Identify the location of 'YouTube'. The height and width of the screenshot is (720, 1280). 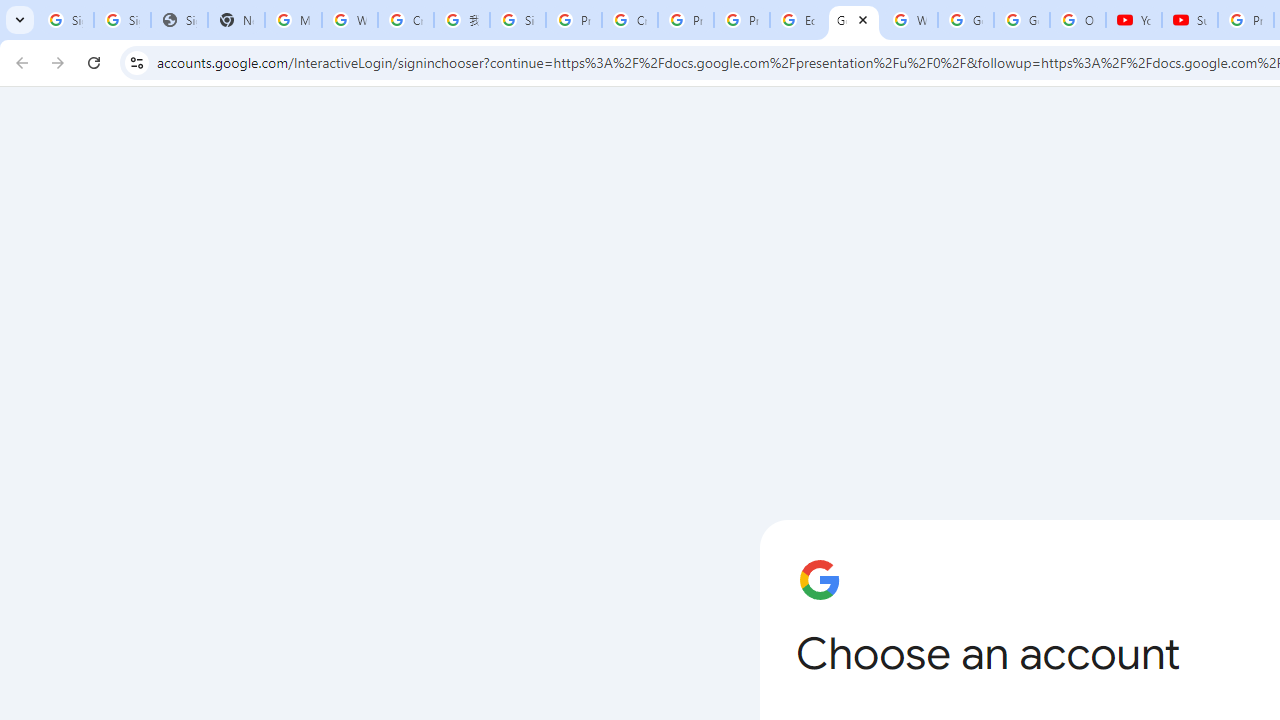
(1134, 20).